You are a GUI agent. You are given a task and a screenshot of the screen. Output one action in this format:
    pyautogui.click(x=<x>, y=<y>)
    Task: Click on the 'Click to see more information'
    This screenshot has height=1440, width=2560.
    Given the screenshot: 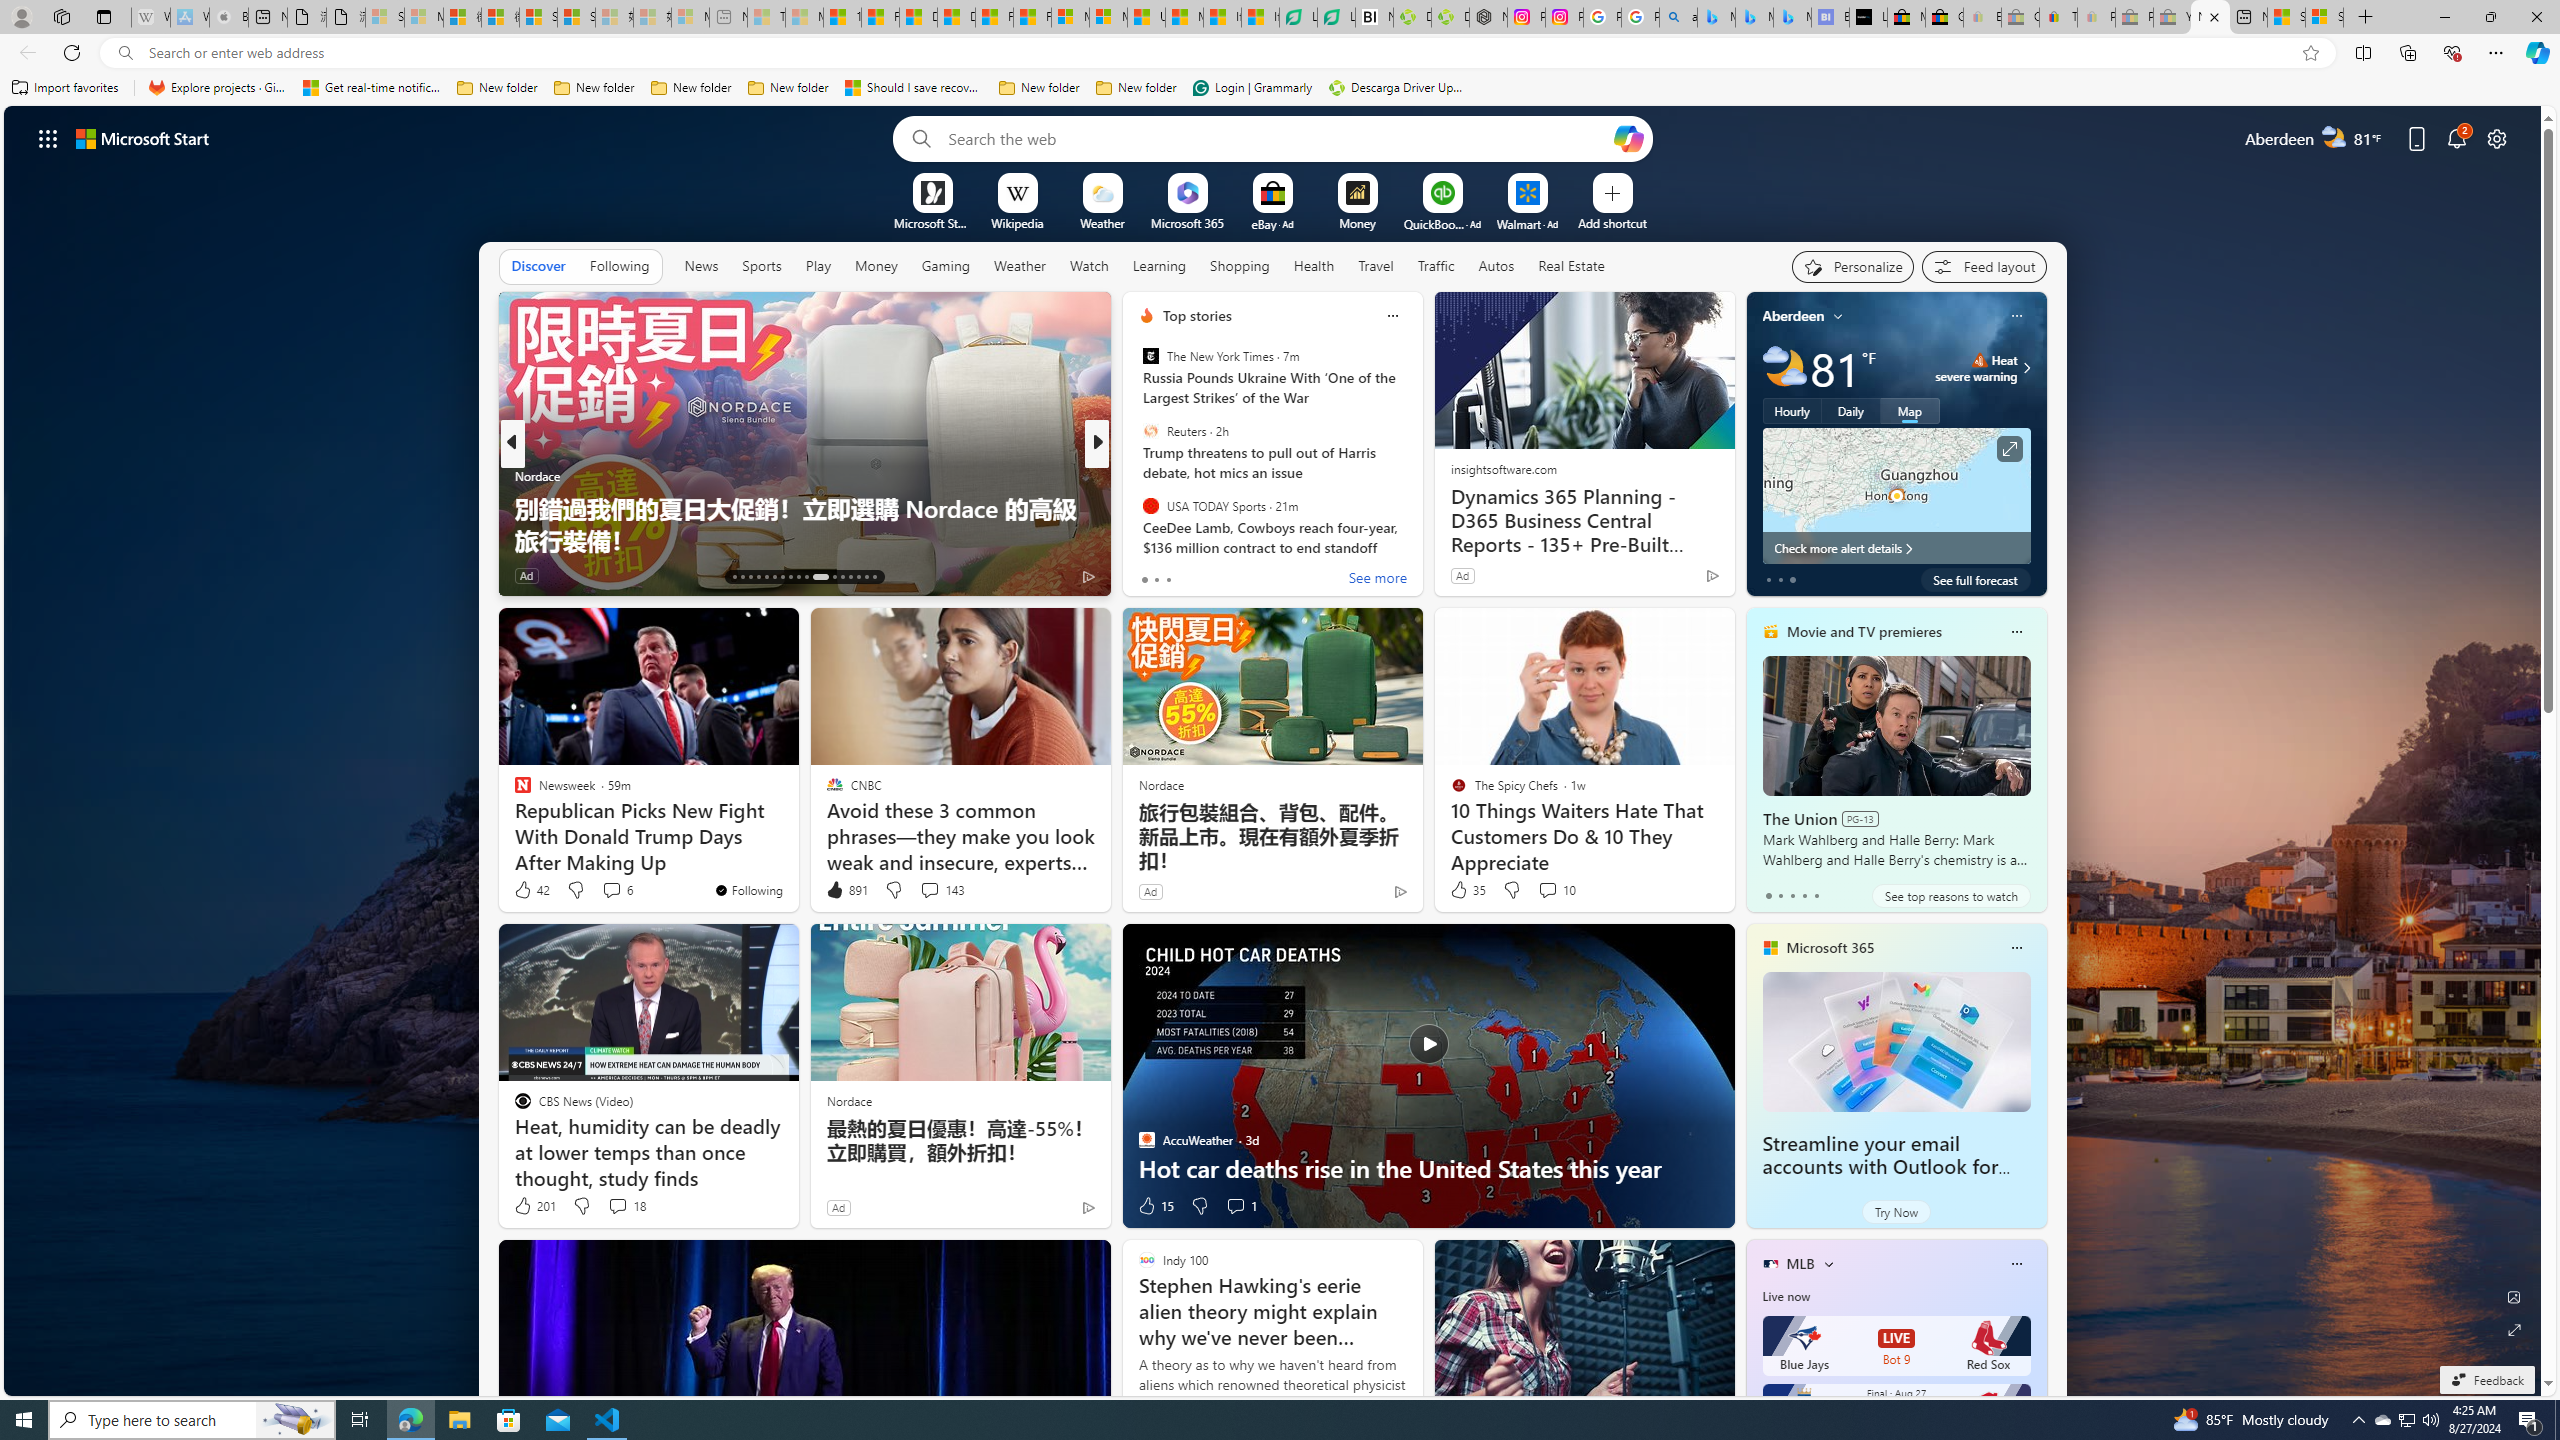 What is the action you would take?
    pyautogui.click(x=2009, y=448)
    